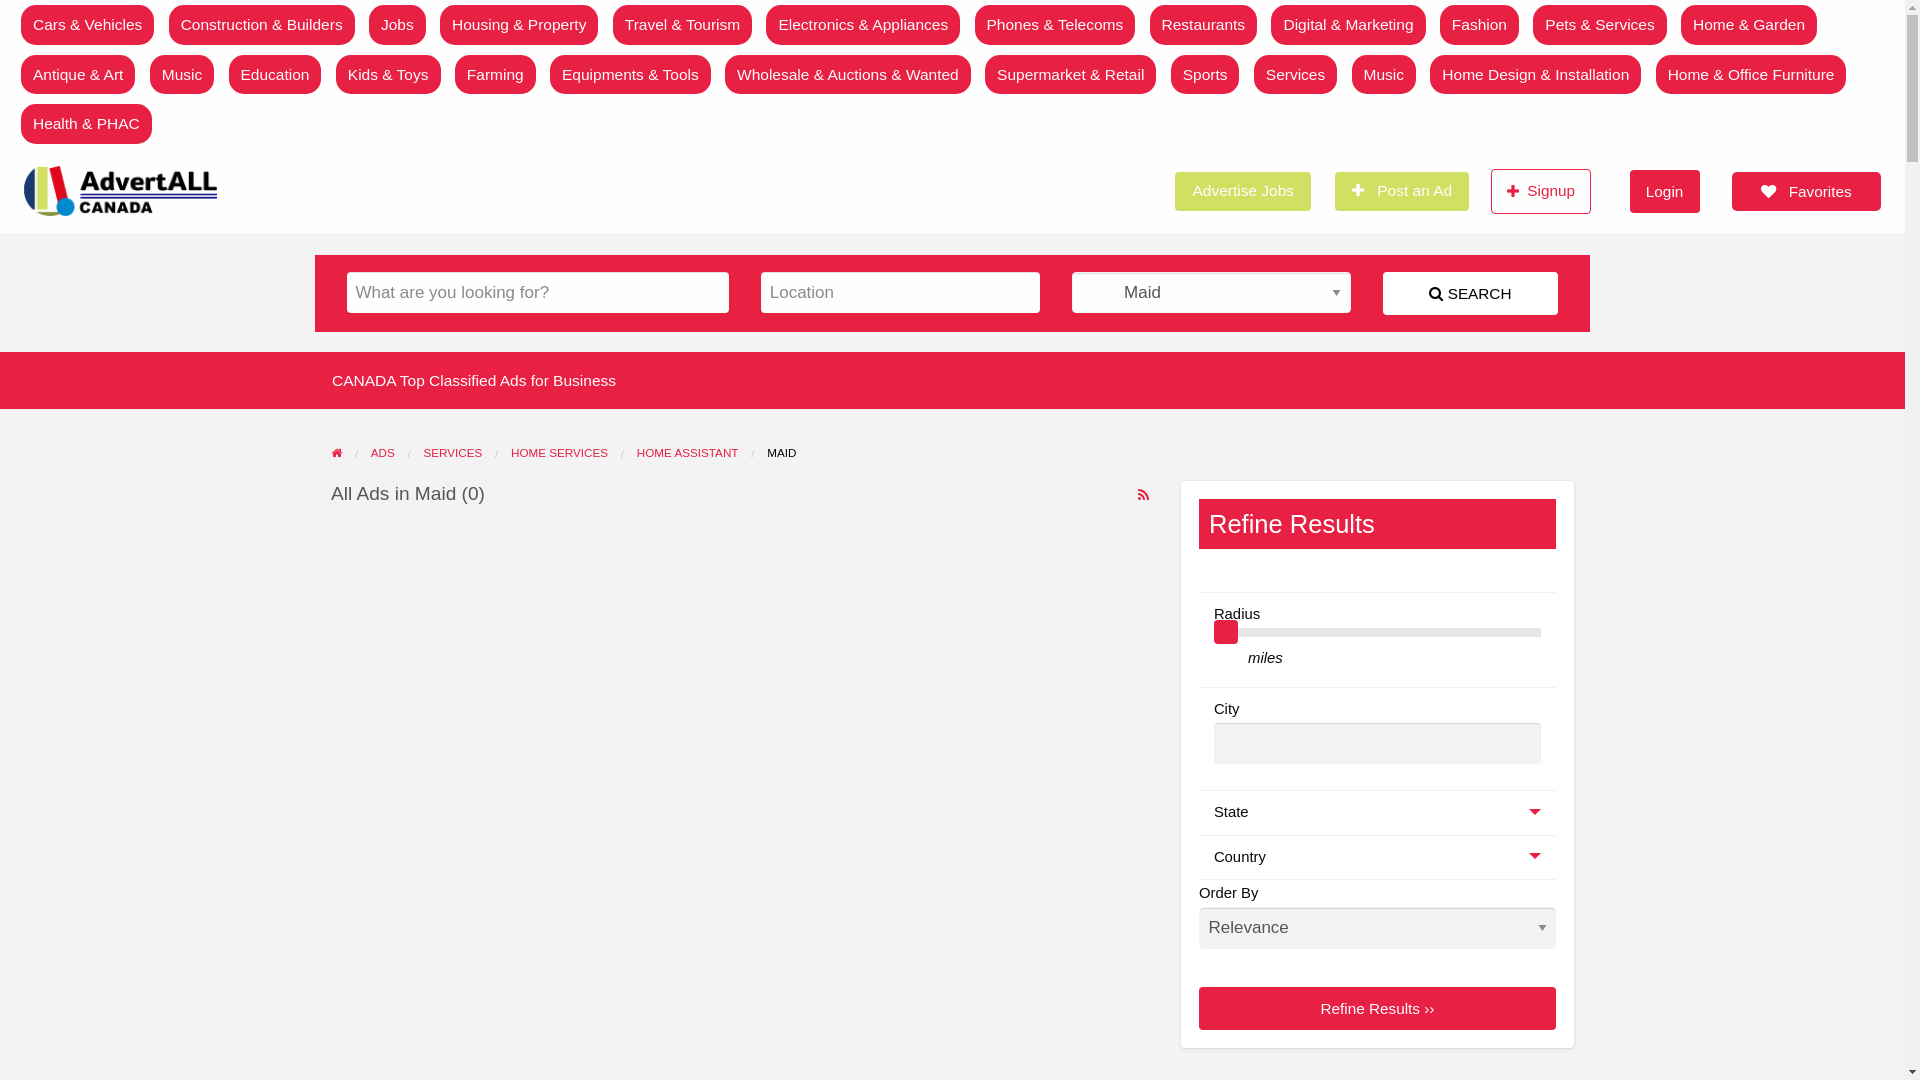  What do you see at coordinates (336, 73) in the screenshot?
I see `'Kids & Toys'` at bounding box center [336, 73].